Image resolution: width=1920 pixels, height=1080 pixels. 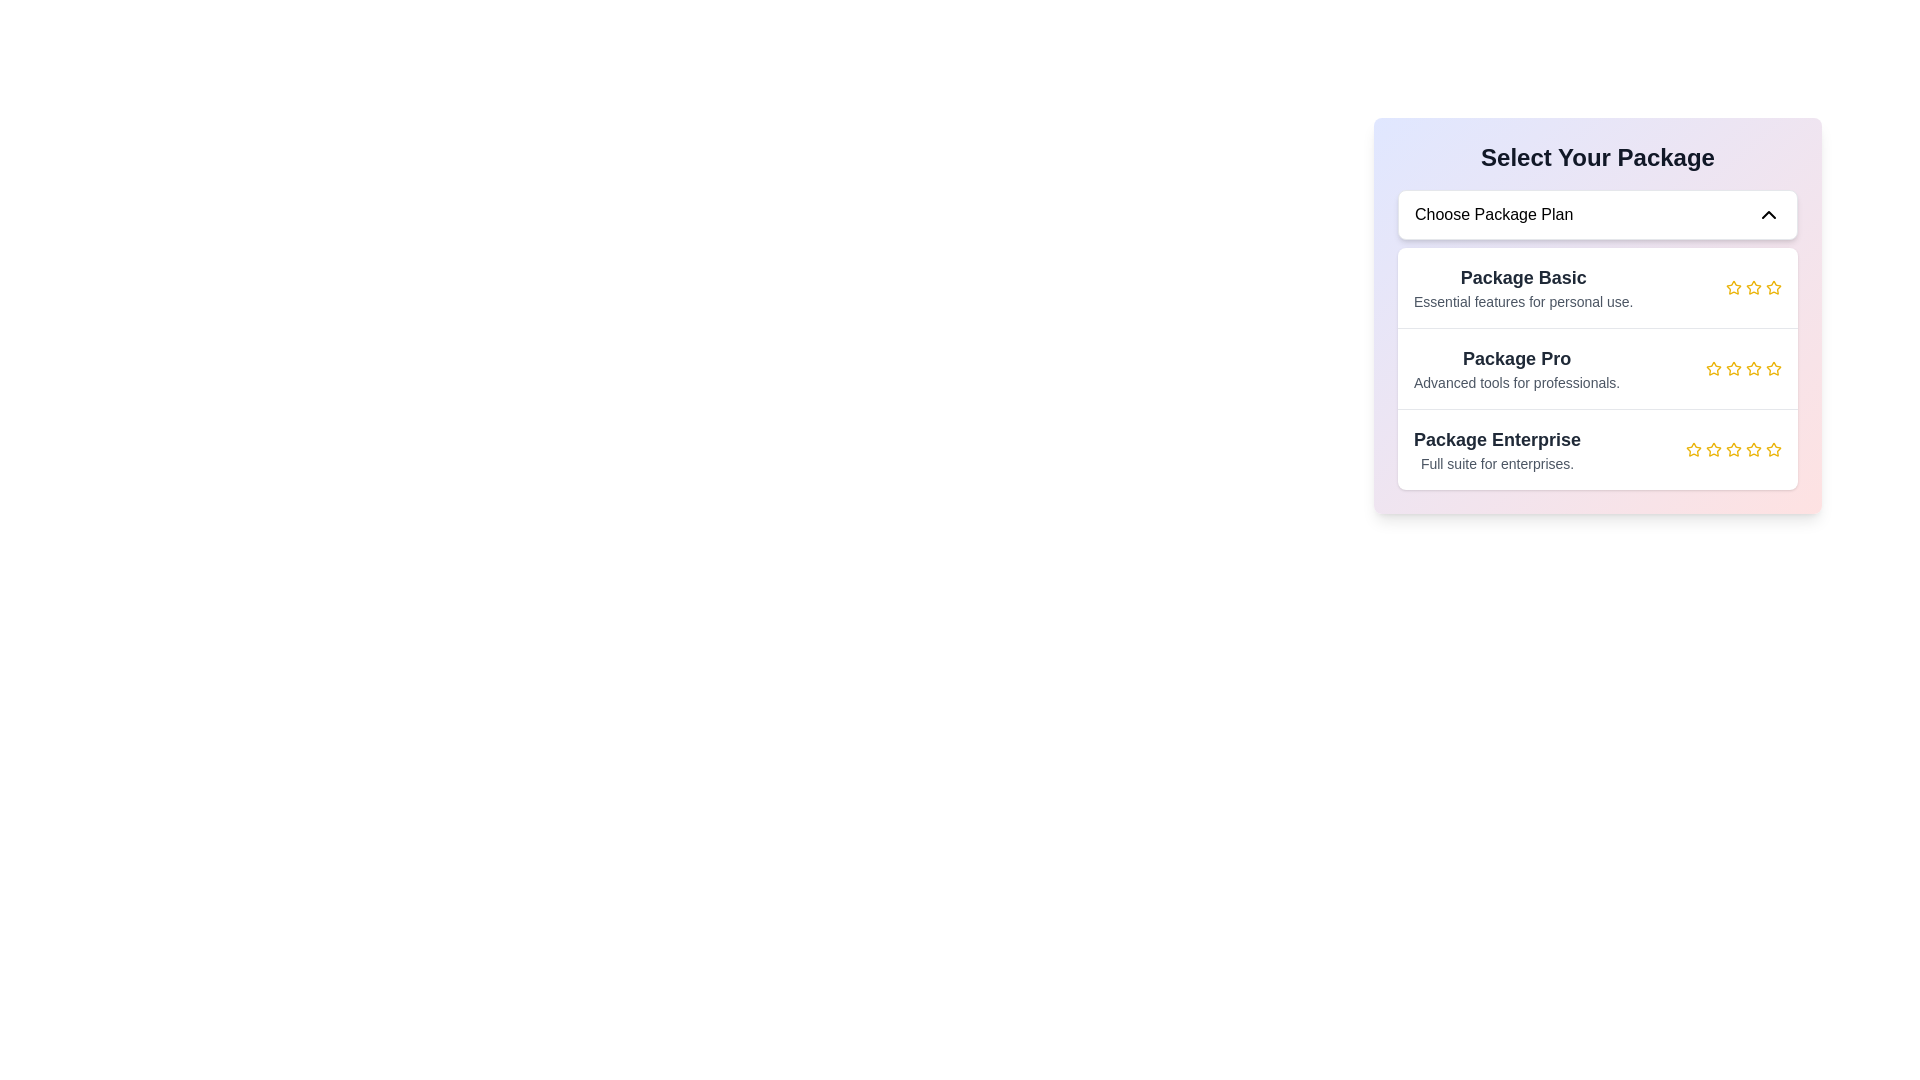 What do you see at coordinates (1774, 368) in the screenshot?
I see `the fourth yellow hollow star icon in the third row under the 'Package Pro' section to rate it` at bounding box center [1774, 368].